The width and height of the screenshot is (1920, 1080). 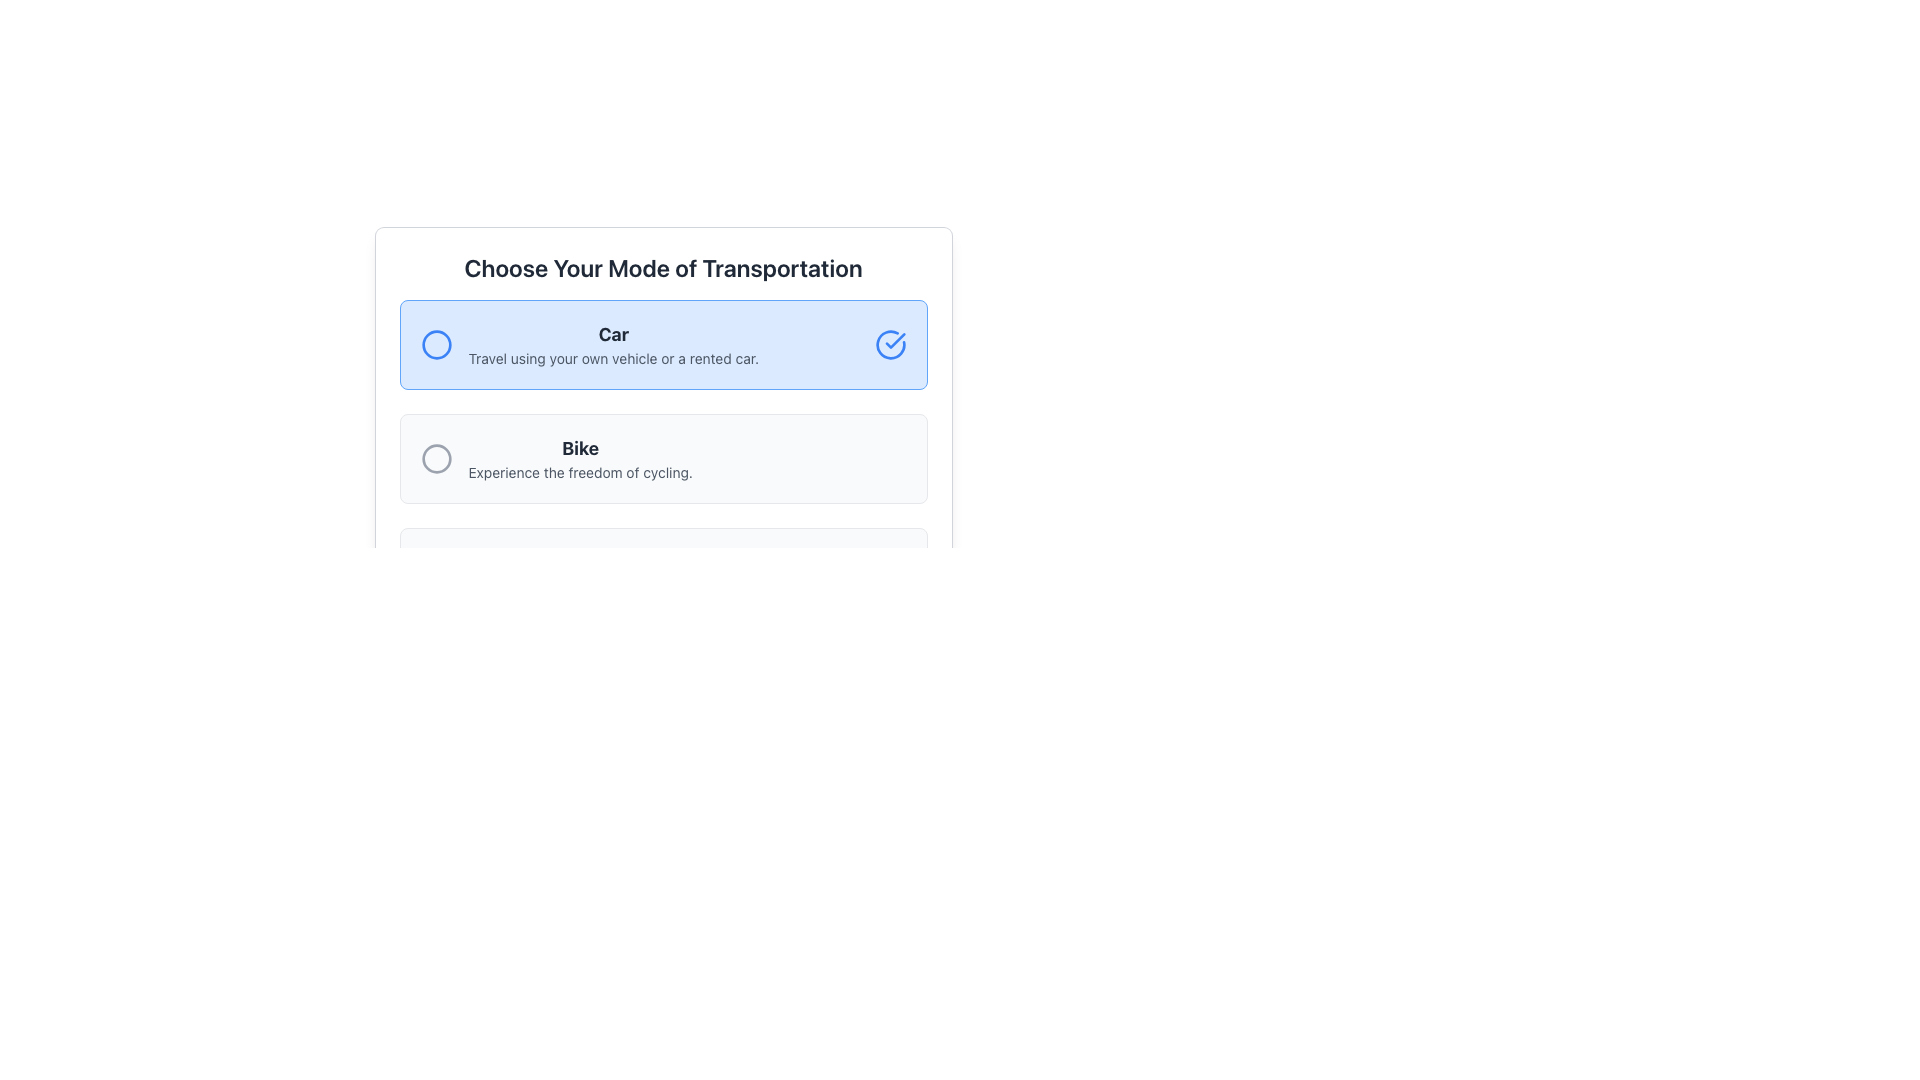 What do you see at coordinates (579, 473) in the screenshot?
I see `the static text that provides additional information about the selection choice labeled 'Bike', located beneath the 'Bike' text and next to a circular radio button` at bounding box center [579, 473].